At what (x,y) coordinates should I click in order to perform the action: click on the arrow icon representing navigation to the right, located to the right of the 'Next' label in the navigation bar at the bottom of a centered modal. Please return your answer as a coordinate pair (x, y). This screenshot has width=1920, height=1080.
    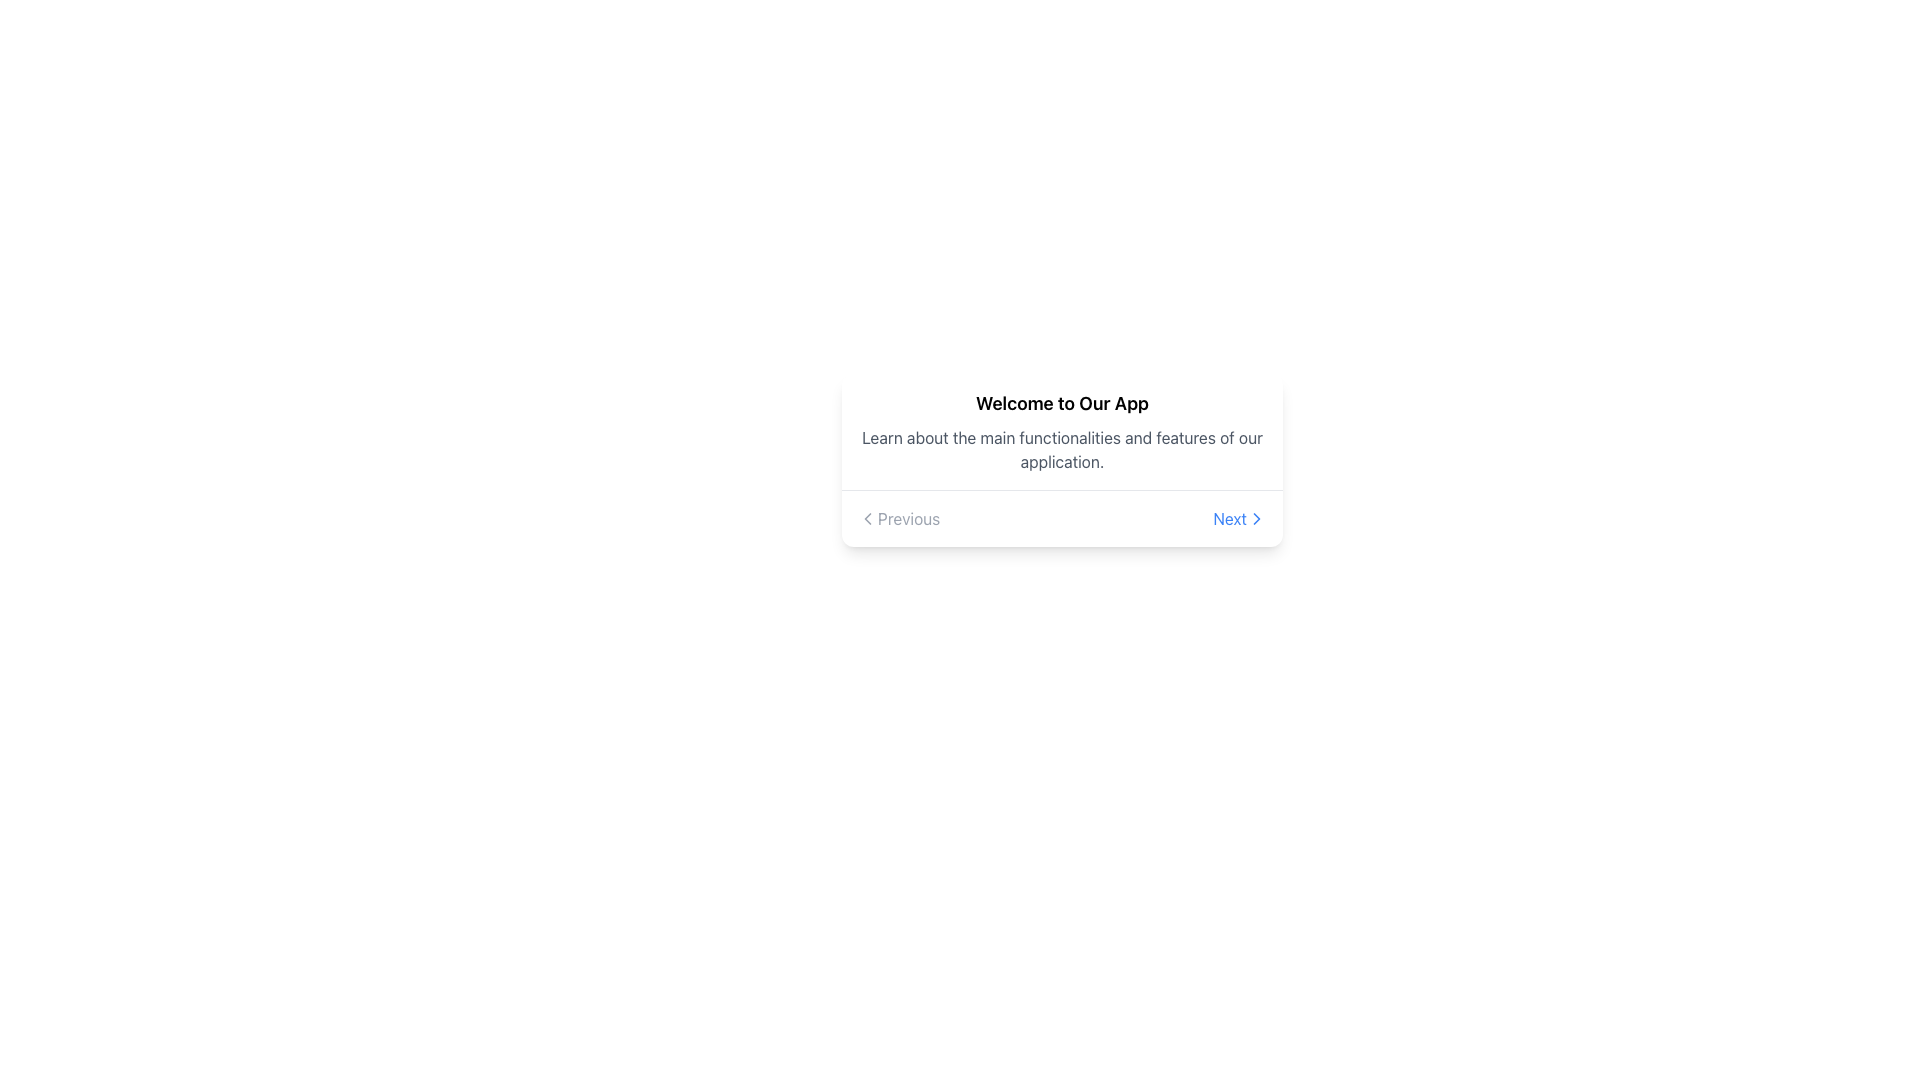
    Looking at the image, I should click on (1256, 518).